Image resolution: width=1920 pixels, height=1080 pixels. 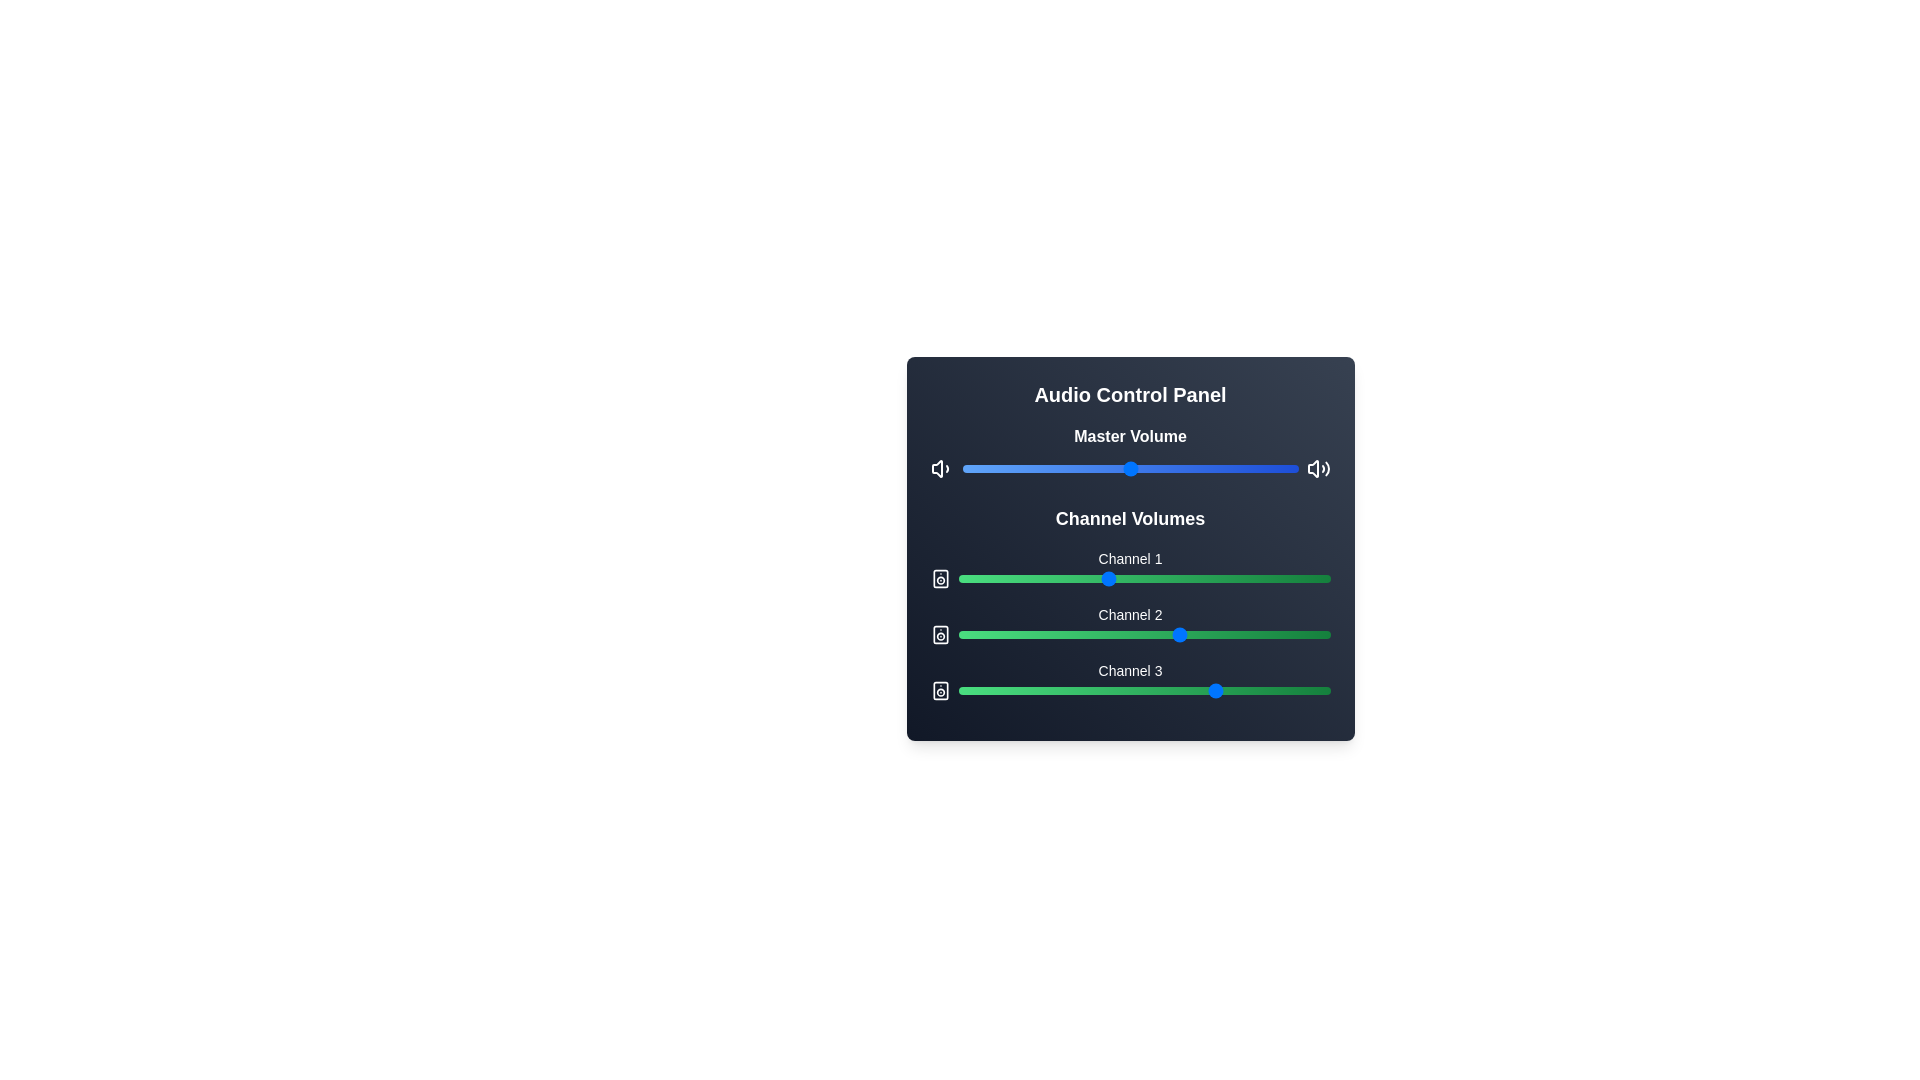 I want to click on the blue thumb of the volume slider for 'Channel 1', so click(x=1130, y=569).